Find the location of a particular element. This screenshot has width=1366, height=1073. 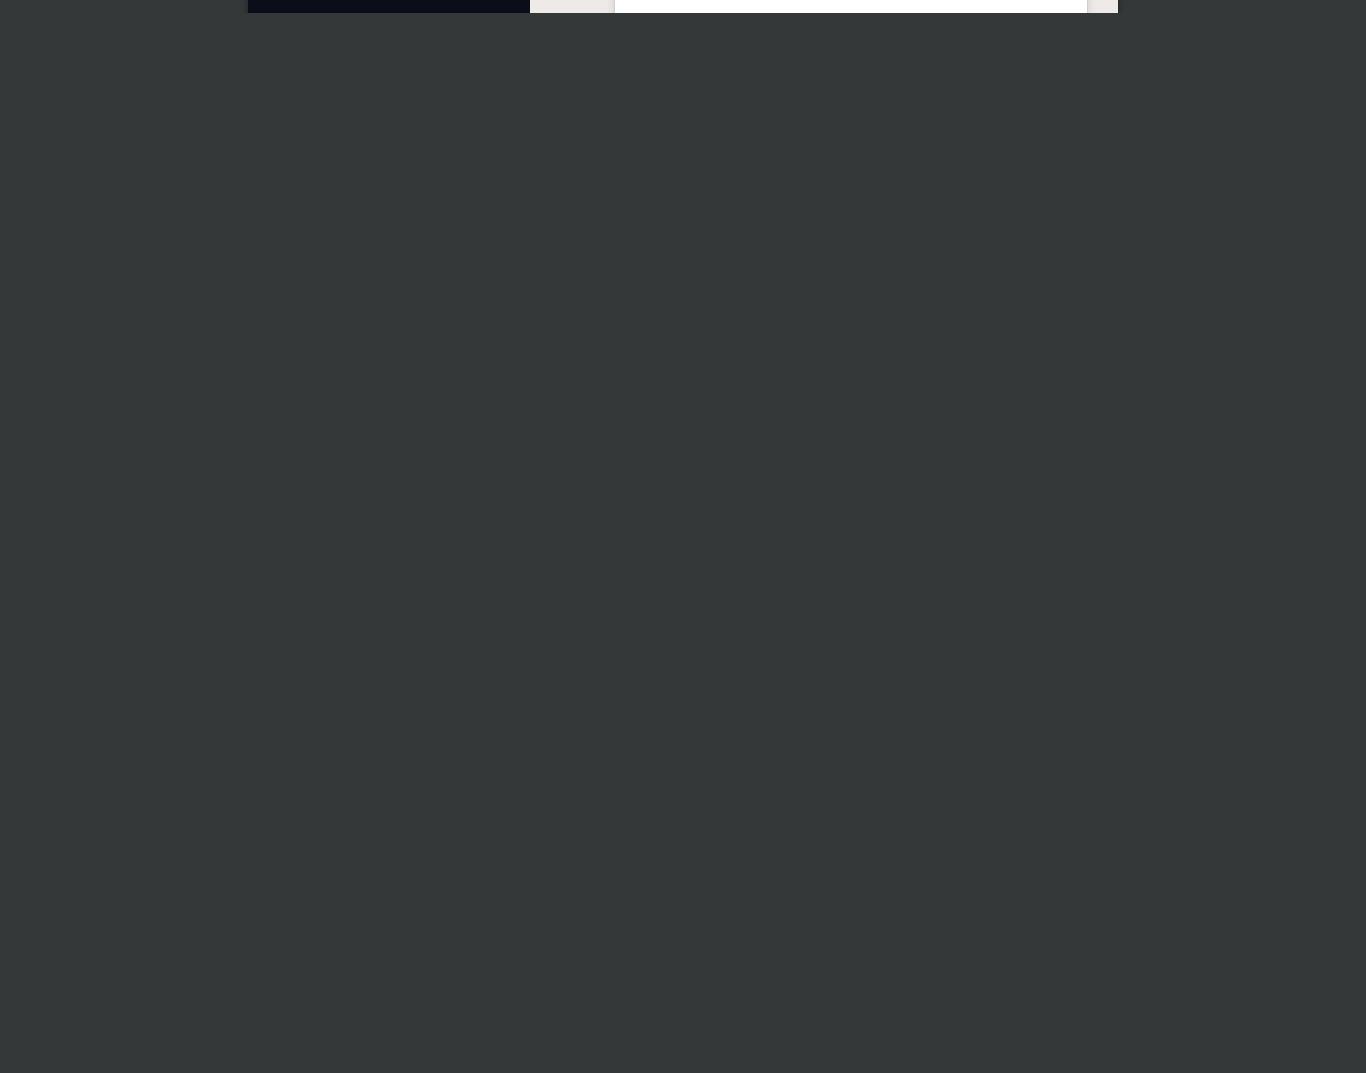

'Leave a comment' is located at coordinates (656, 666).